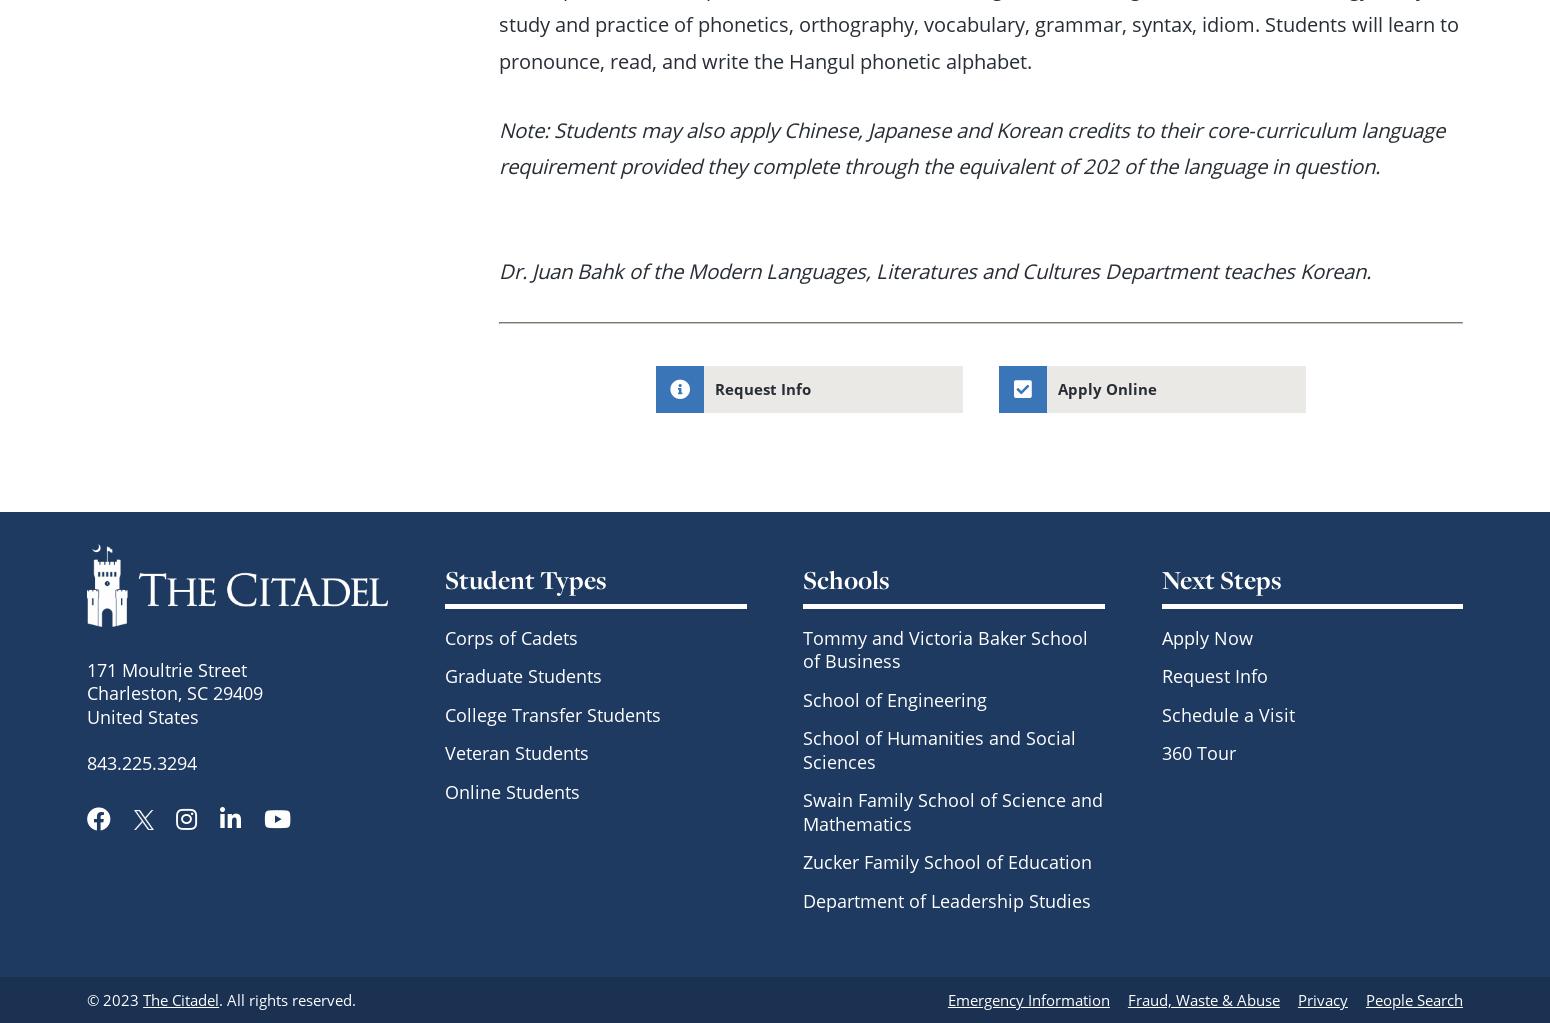  What do you see at coordinates (938, 748) in the screenshot?
I see `'School of Humanities and Social Sciences'` at bounding box center [938, 748].